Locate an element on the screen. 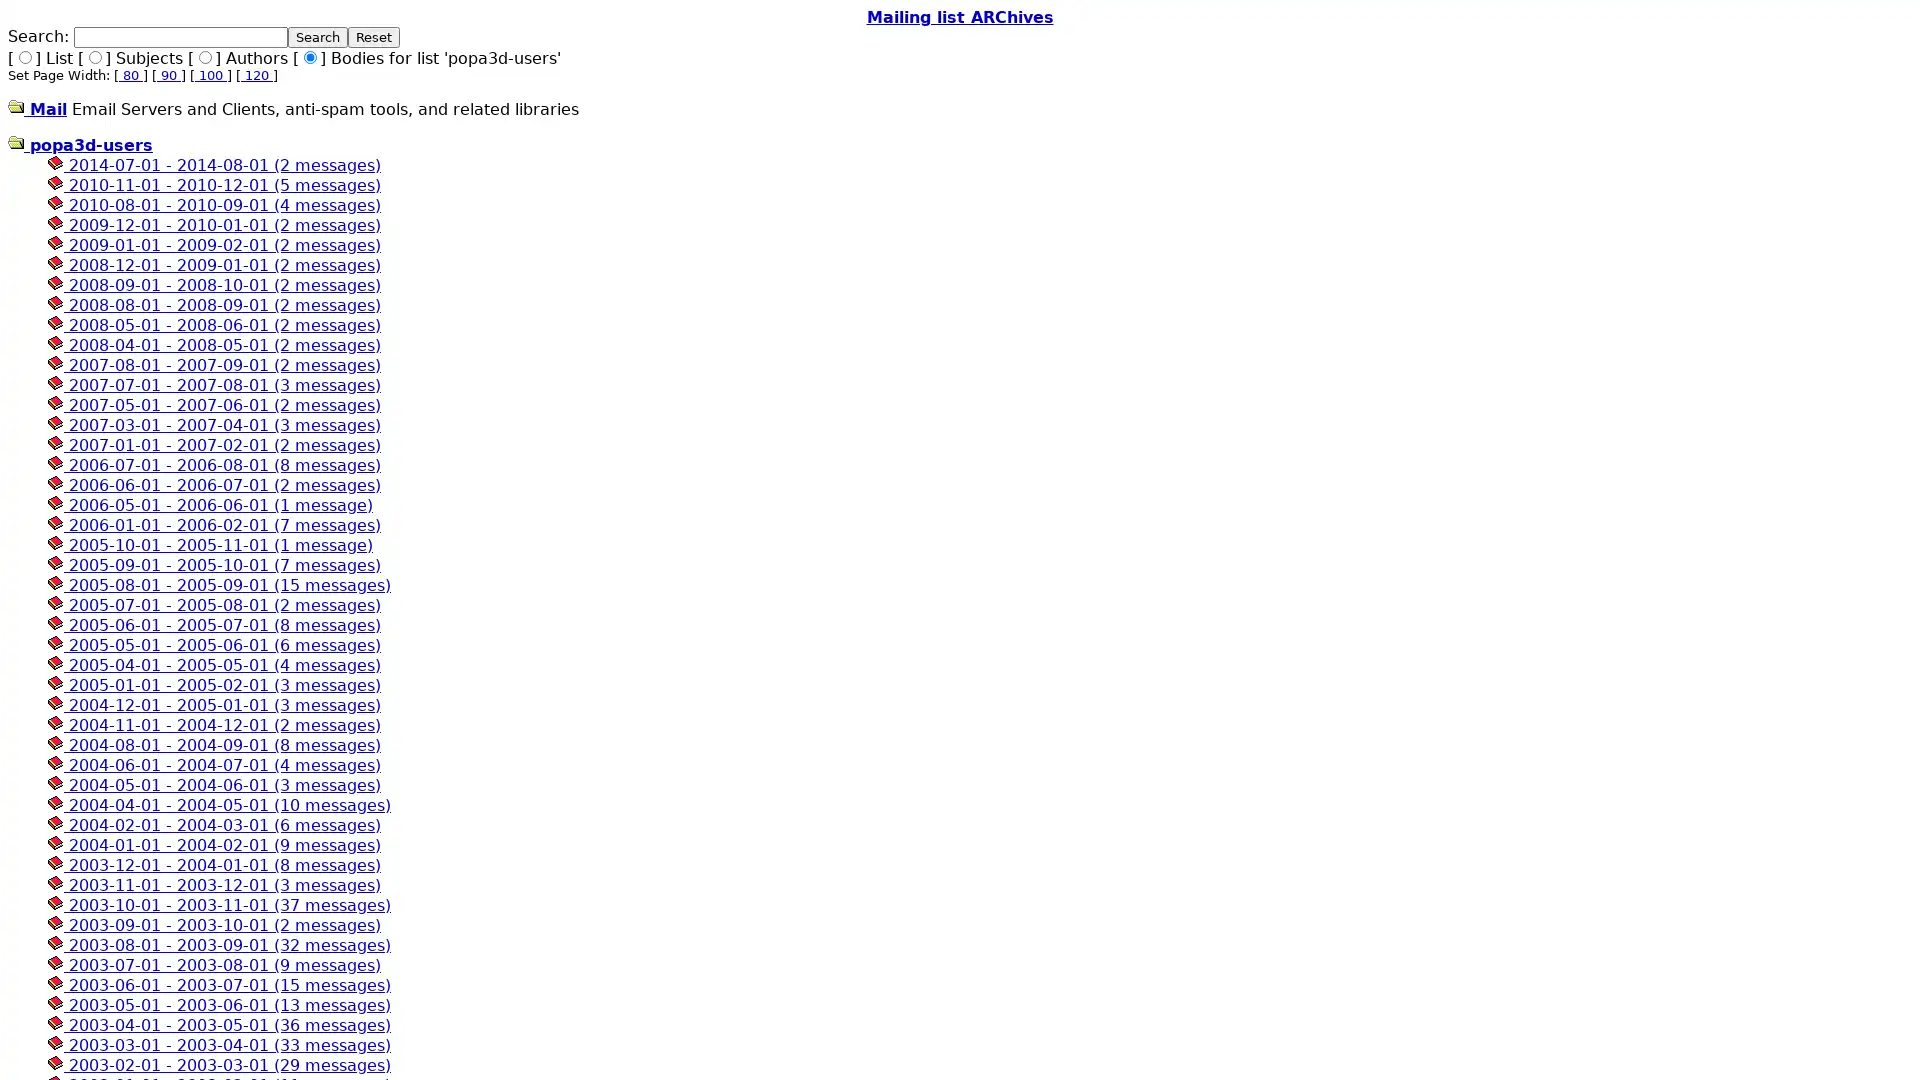 Image resolution: width=1920 pixels, height=1080 pixels. Search is located at coordinates (316, 37).